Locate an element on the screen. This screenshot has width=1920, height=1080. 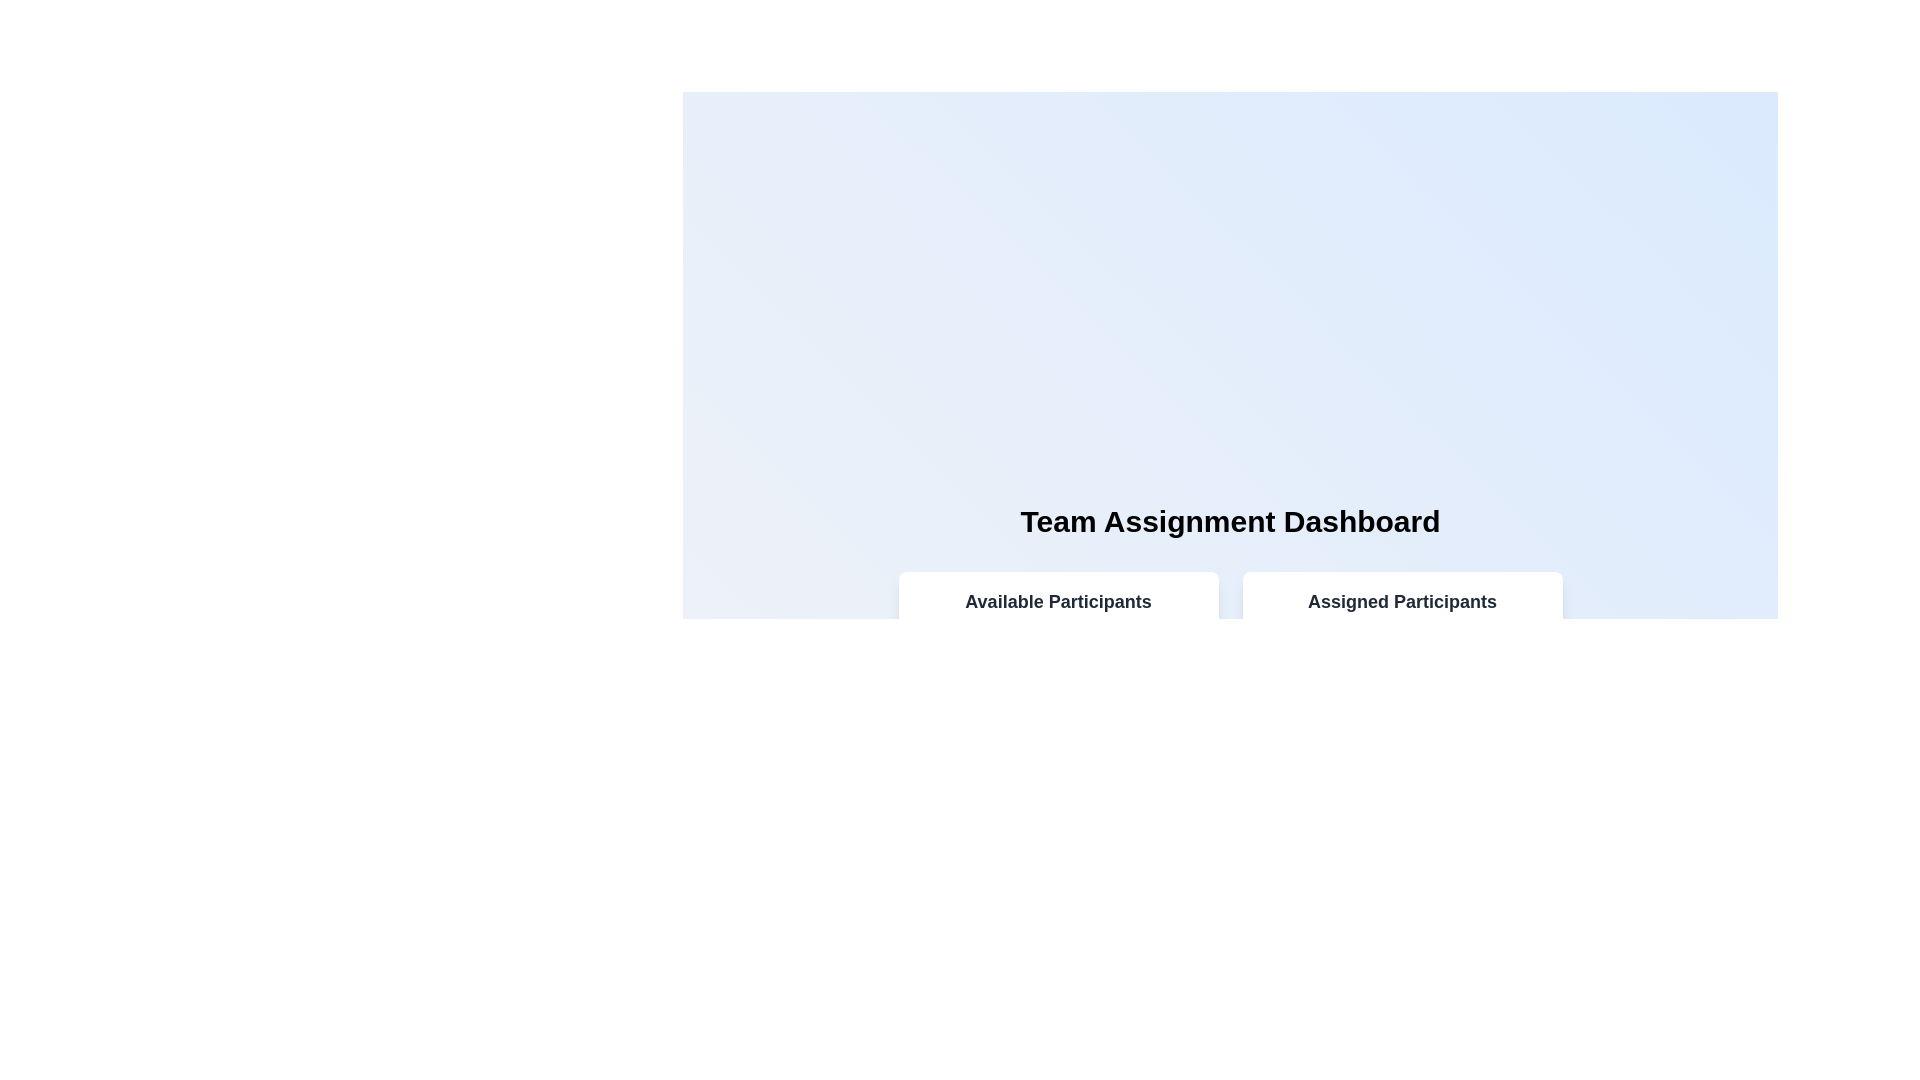
the bold heading text 'Team Assignment Dashboard' which is centered at the top of the interface and styled with a large font size is located at coordinates (1229, 520).